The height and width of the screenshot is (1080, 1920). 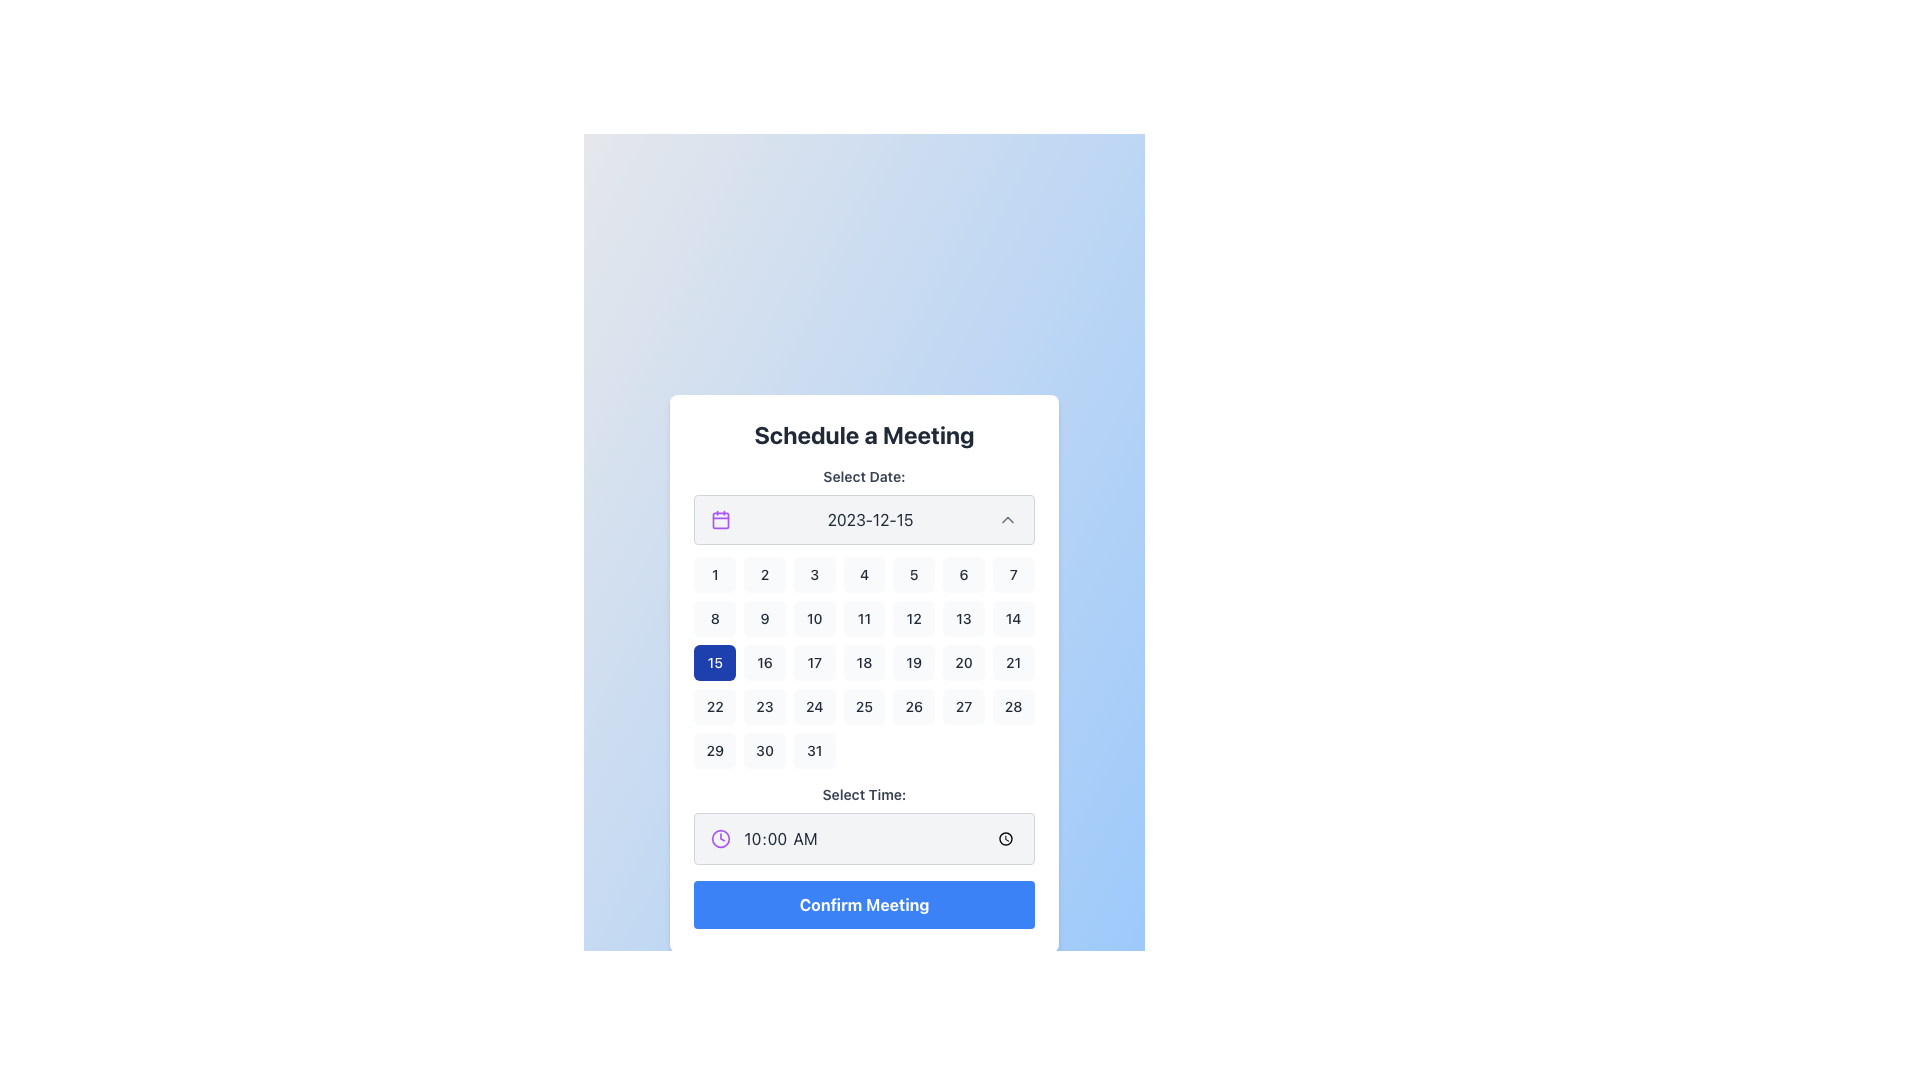 What do you see at coordinates (715, 751) in the screenshot?
I see `the '29' button in the calendar grid` at bounding box center [715, 751].